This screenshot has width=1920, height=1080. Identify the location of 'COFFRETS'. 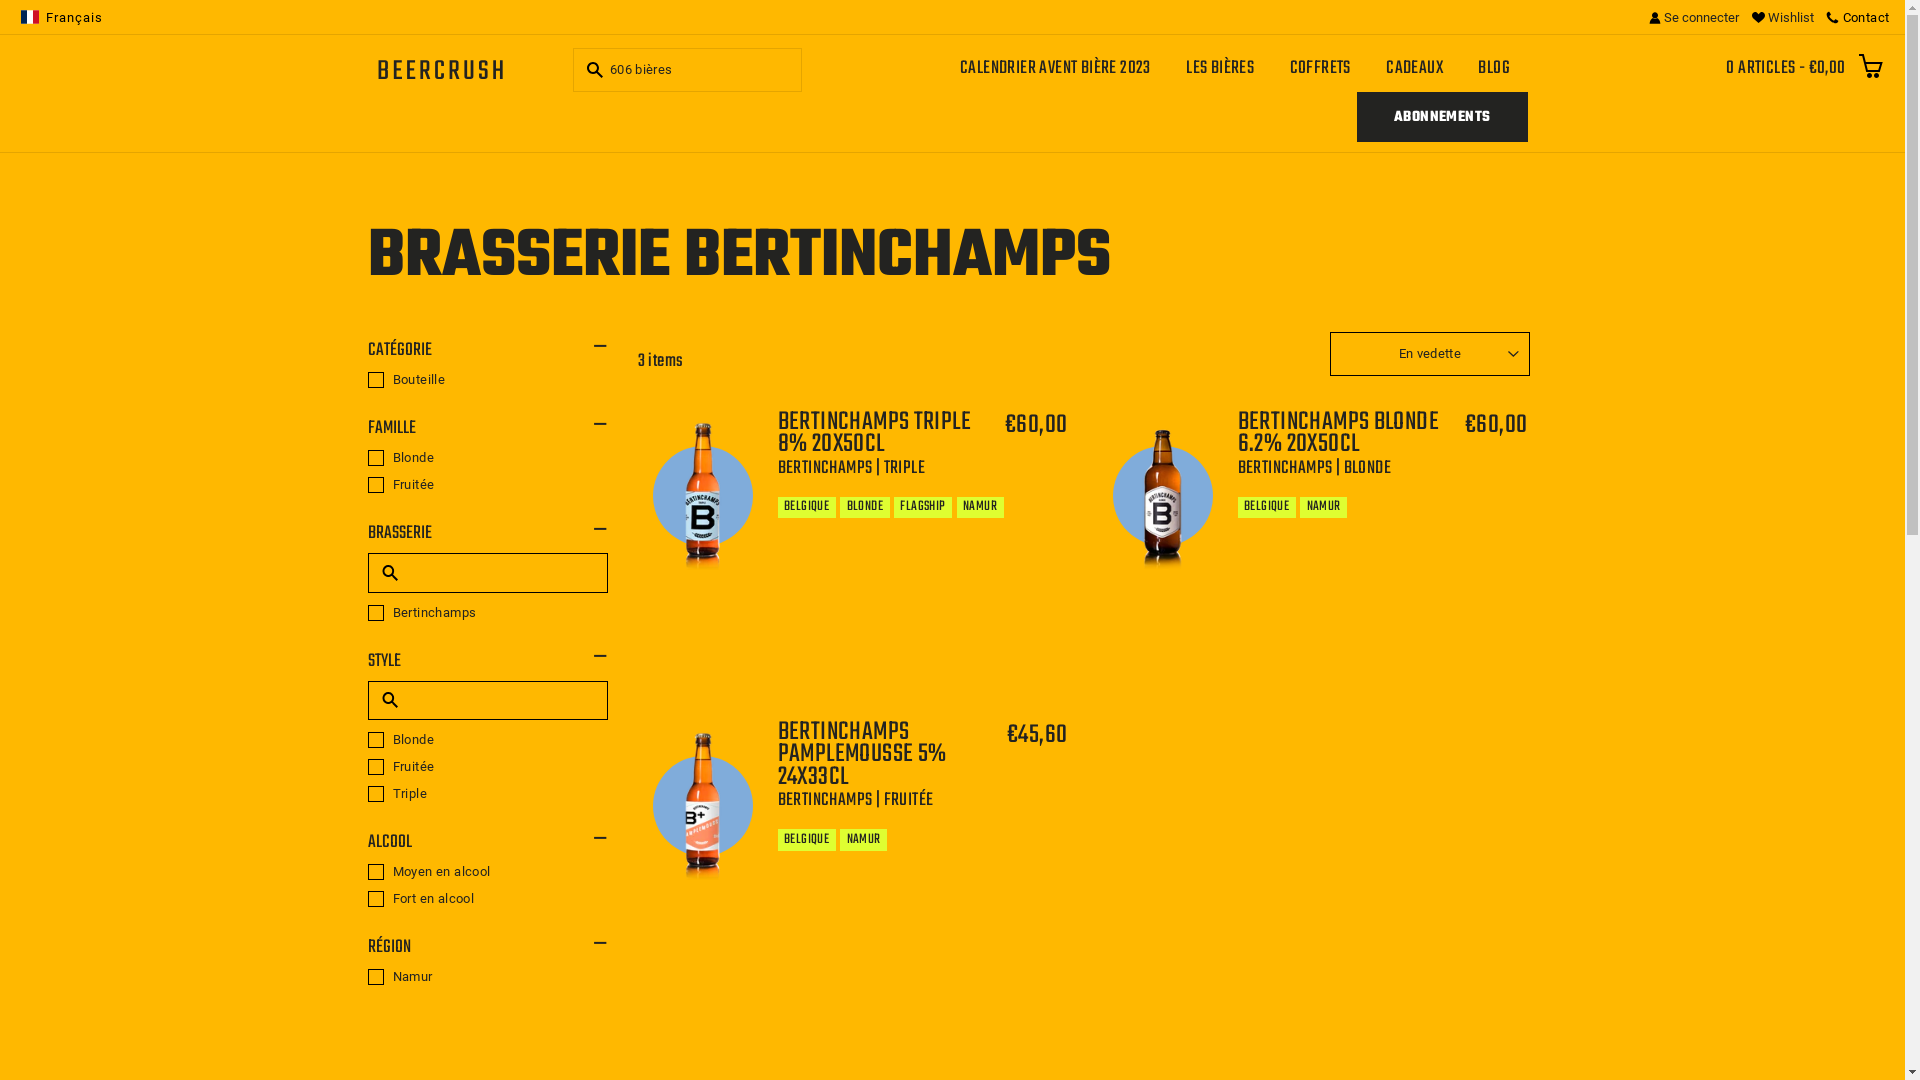
(1320, 67).